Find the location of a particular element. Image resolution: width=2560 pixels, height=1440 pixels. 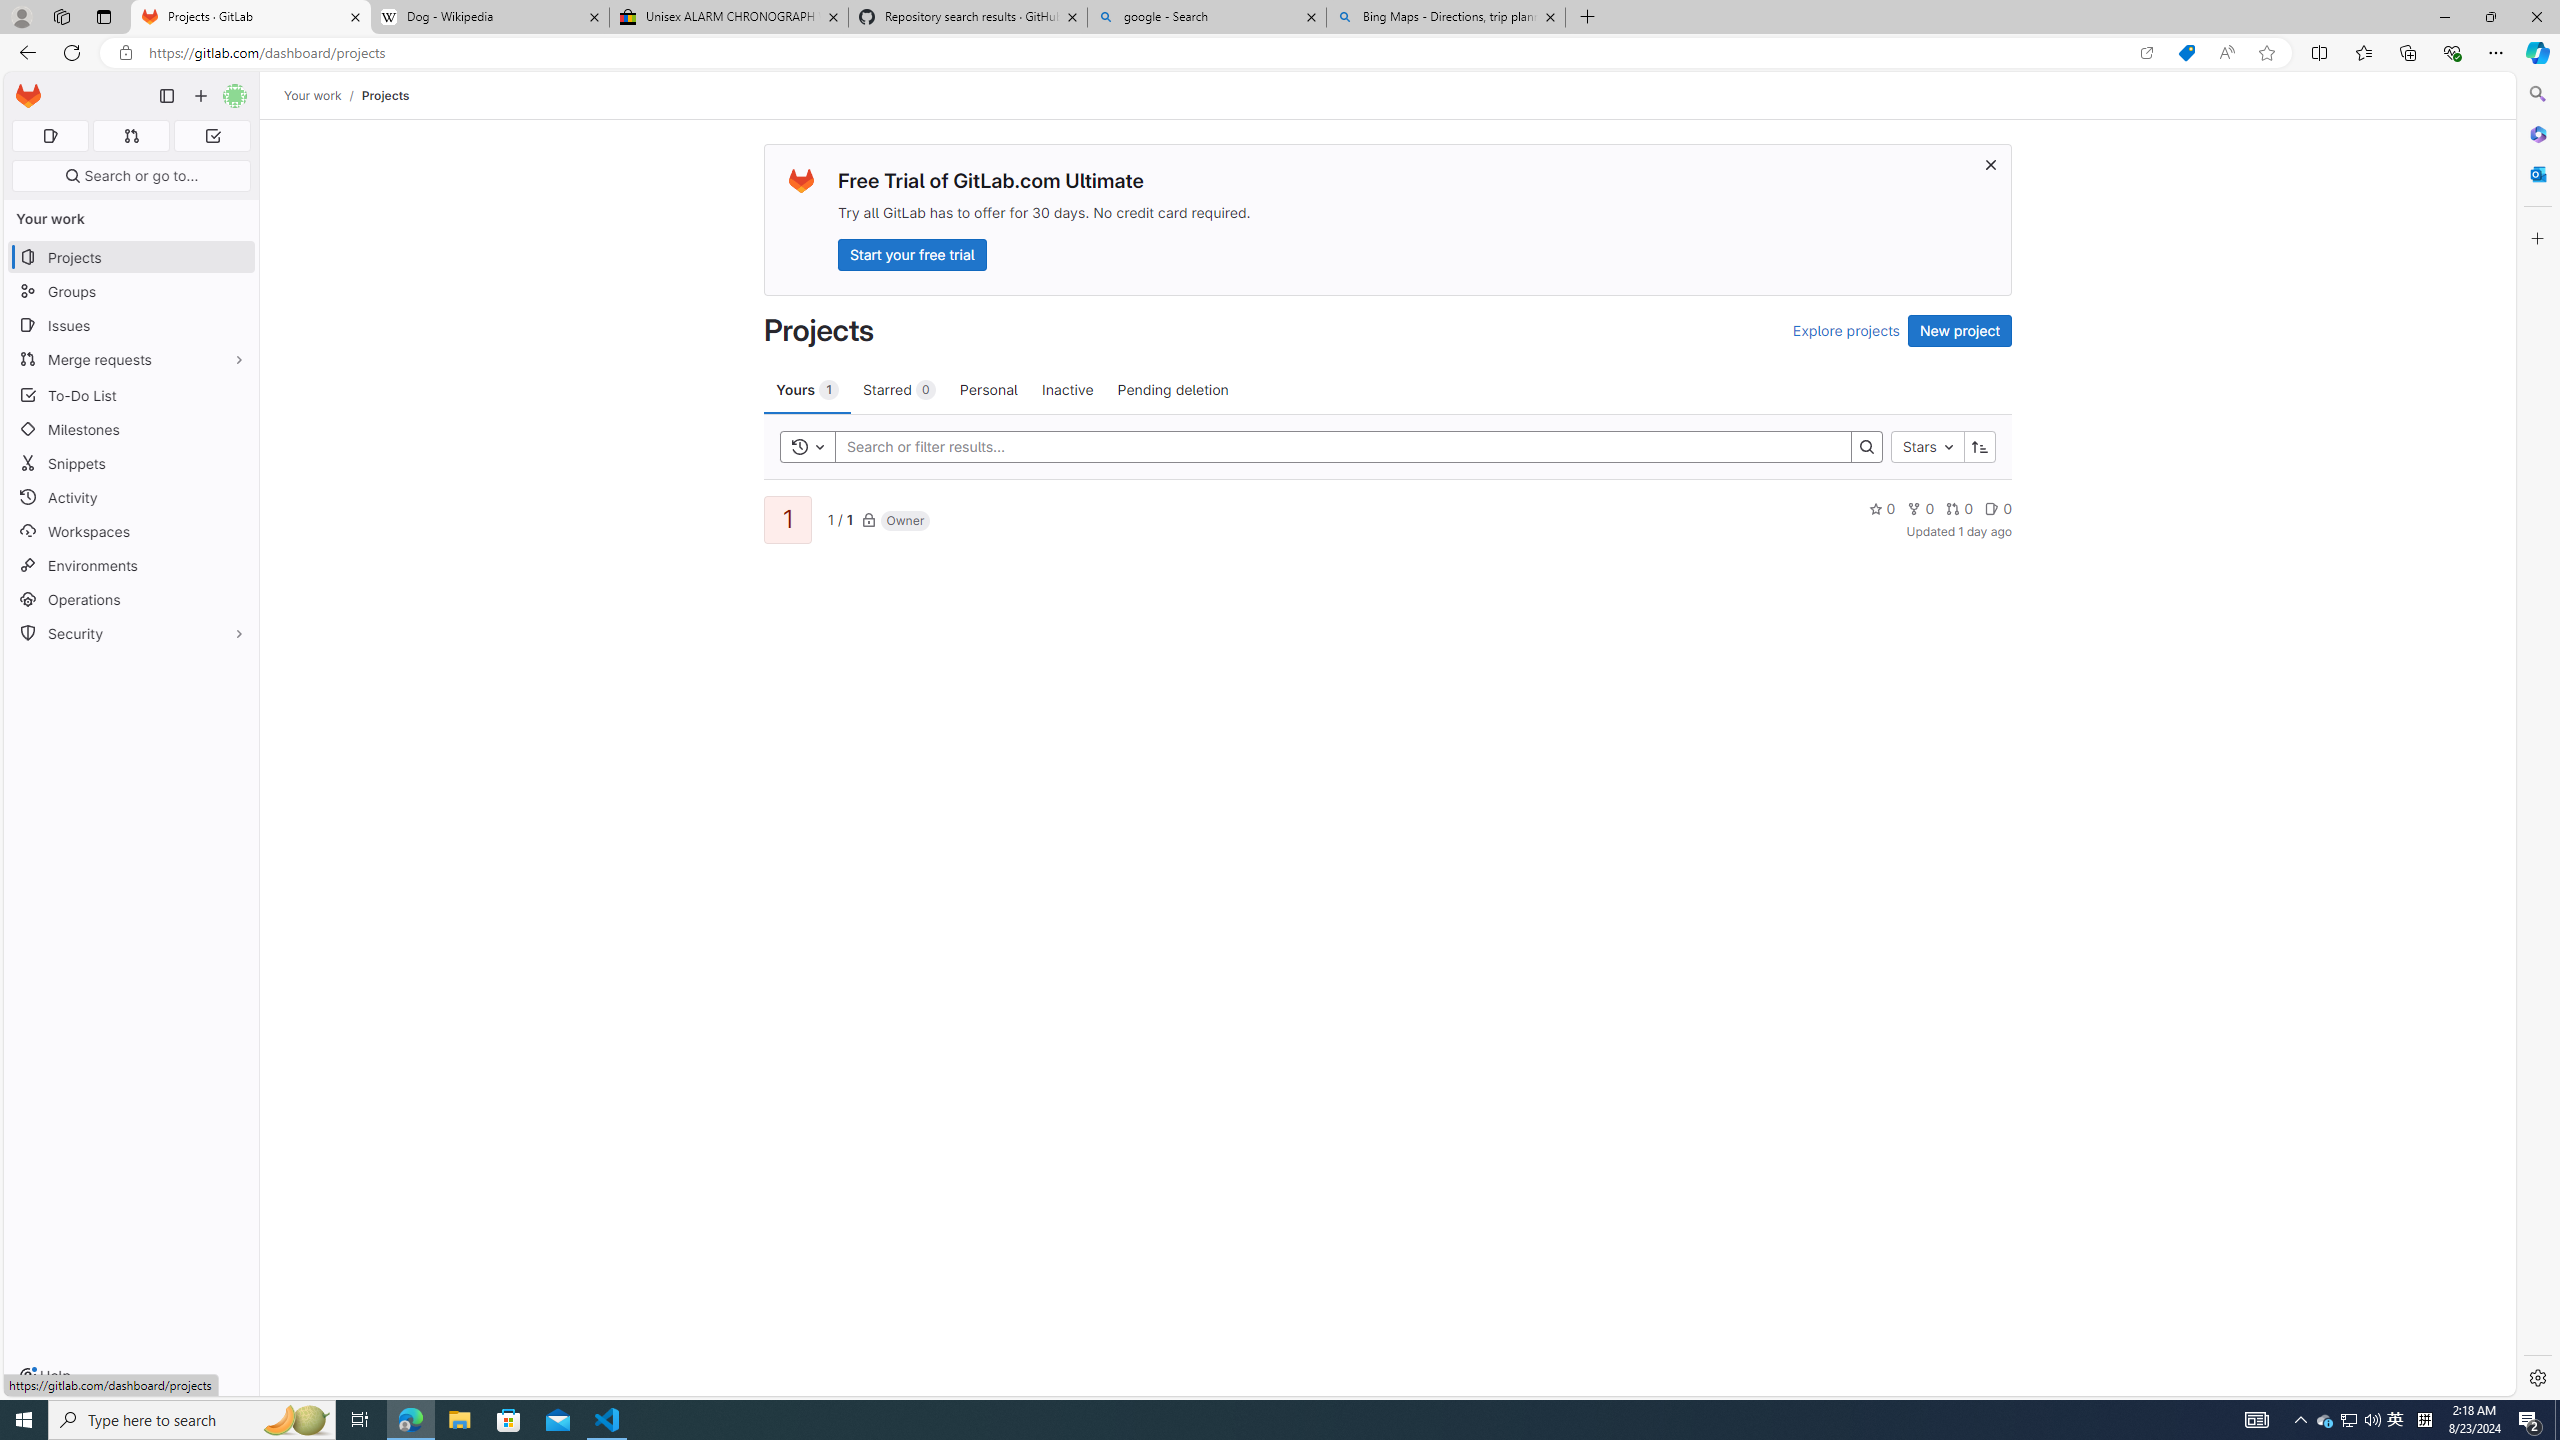

'Explore projects' is located at coordinates (1844, 330).